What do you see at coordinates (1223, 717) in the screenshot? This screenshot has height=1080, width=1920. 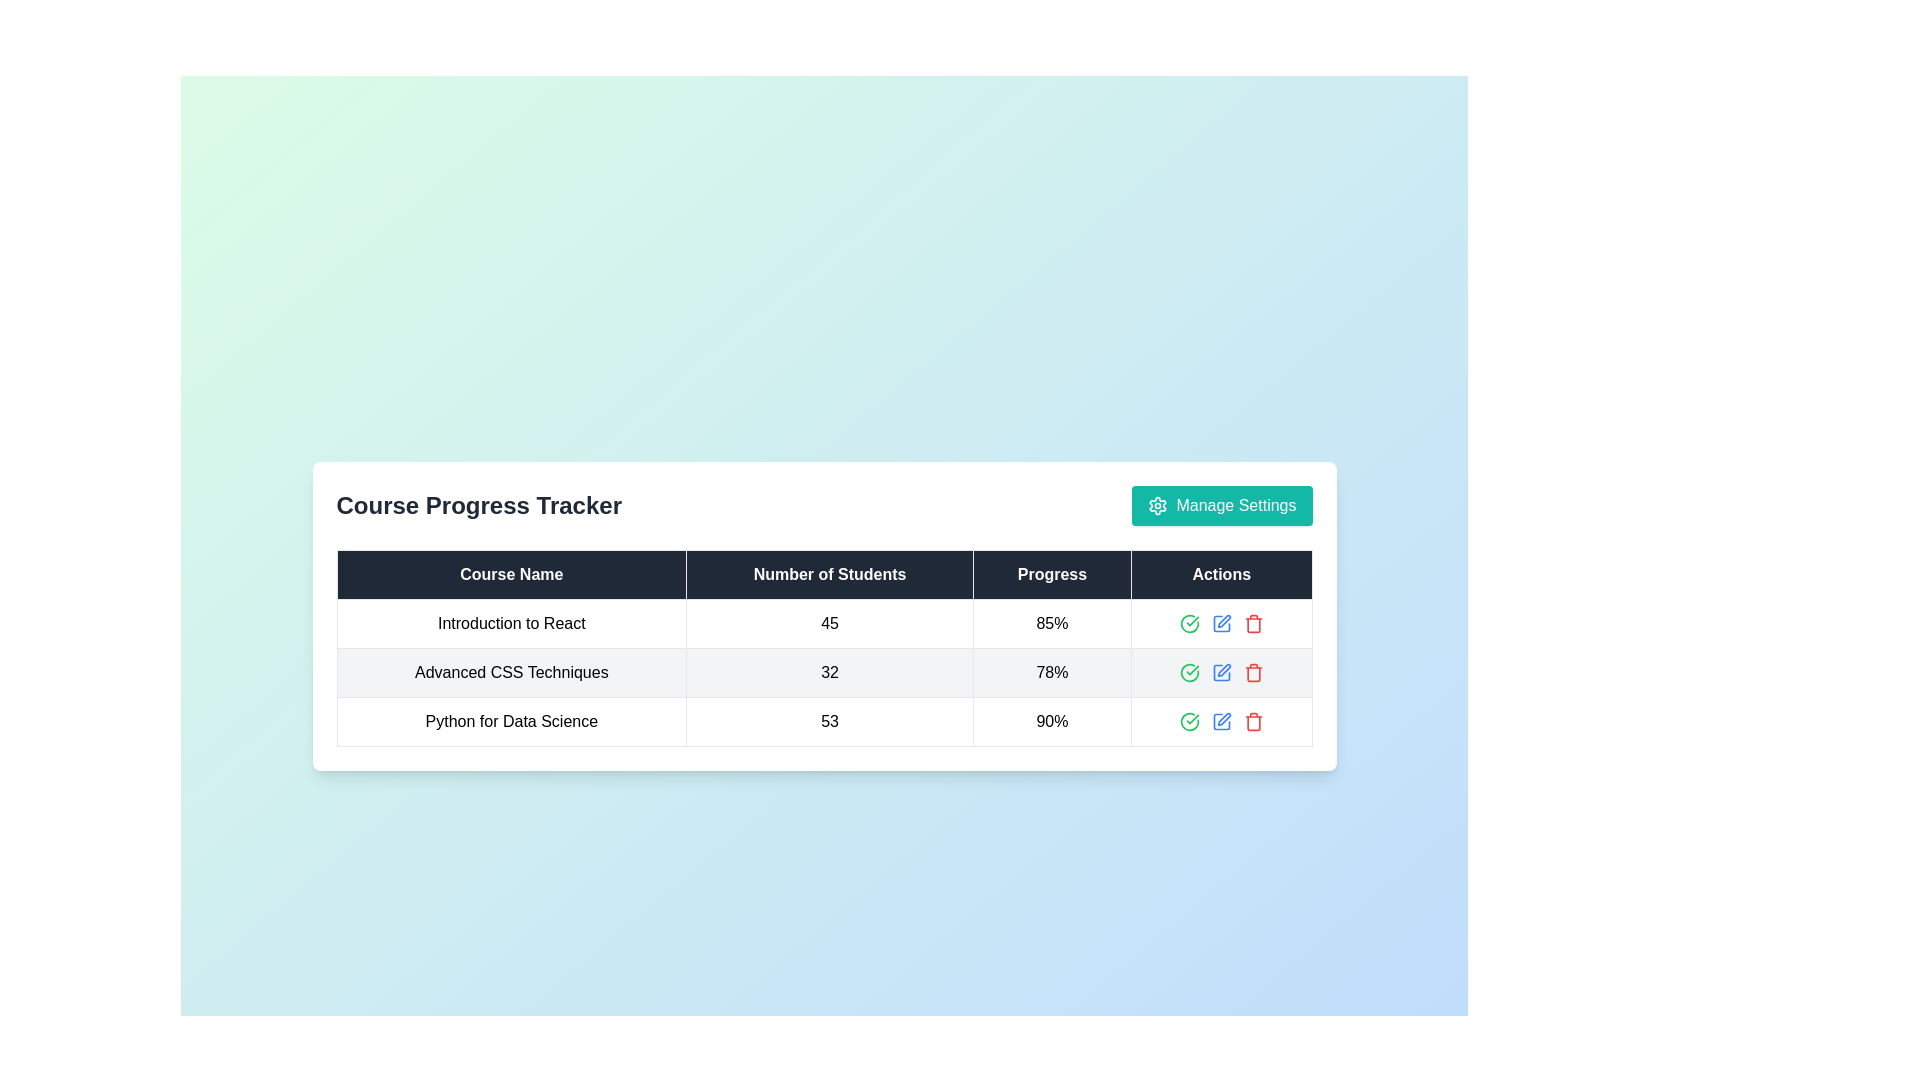 I see `the pen icon located in the 'Actions' column of the third row of the table` at bounding box center [1223, 717].